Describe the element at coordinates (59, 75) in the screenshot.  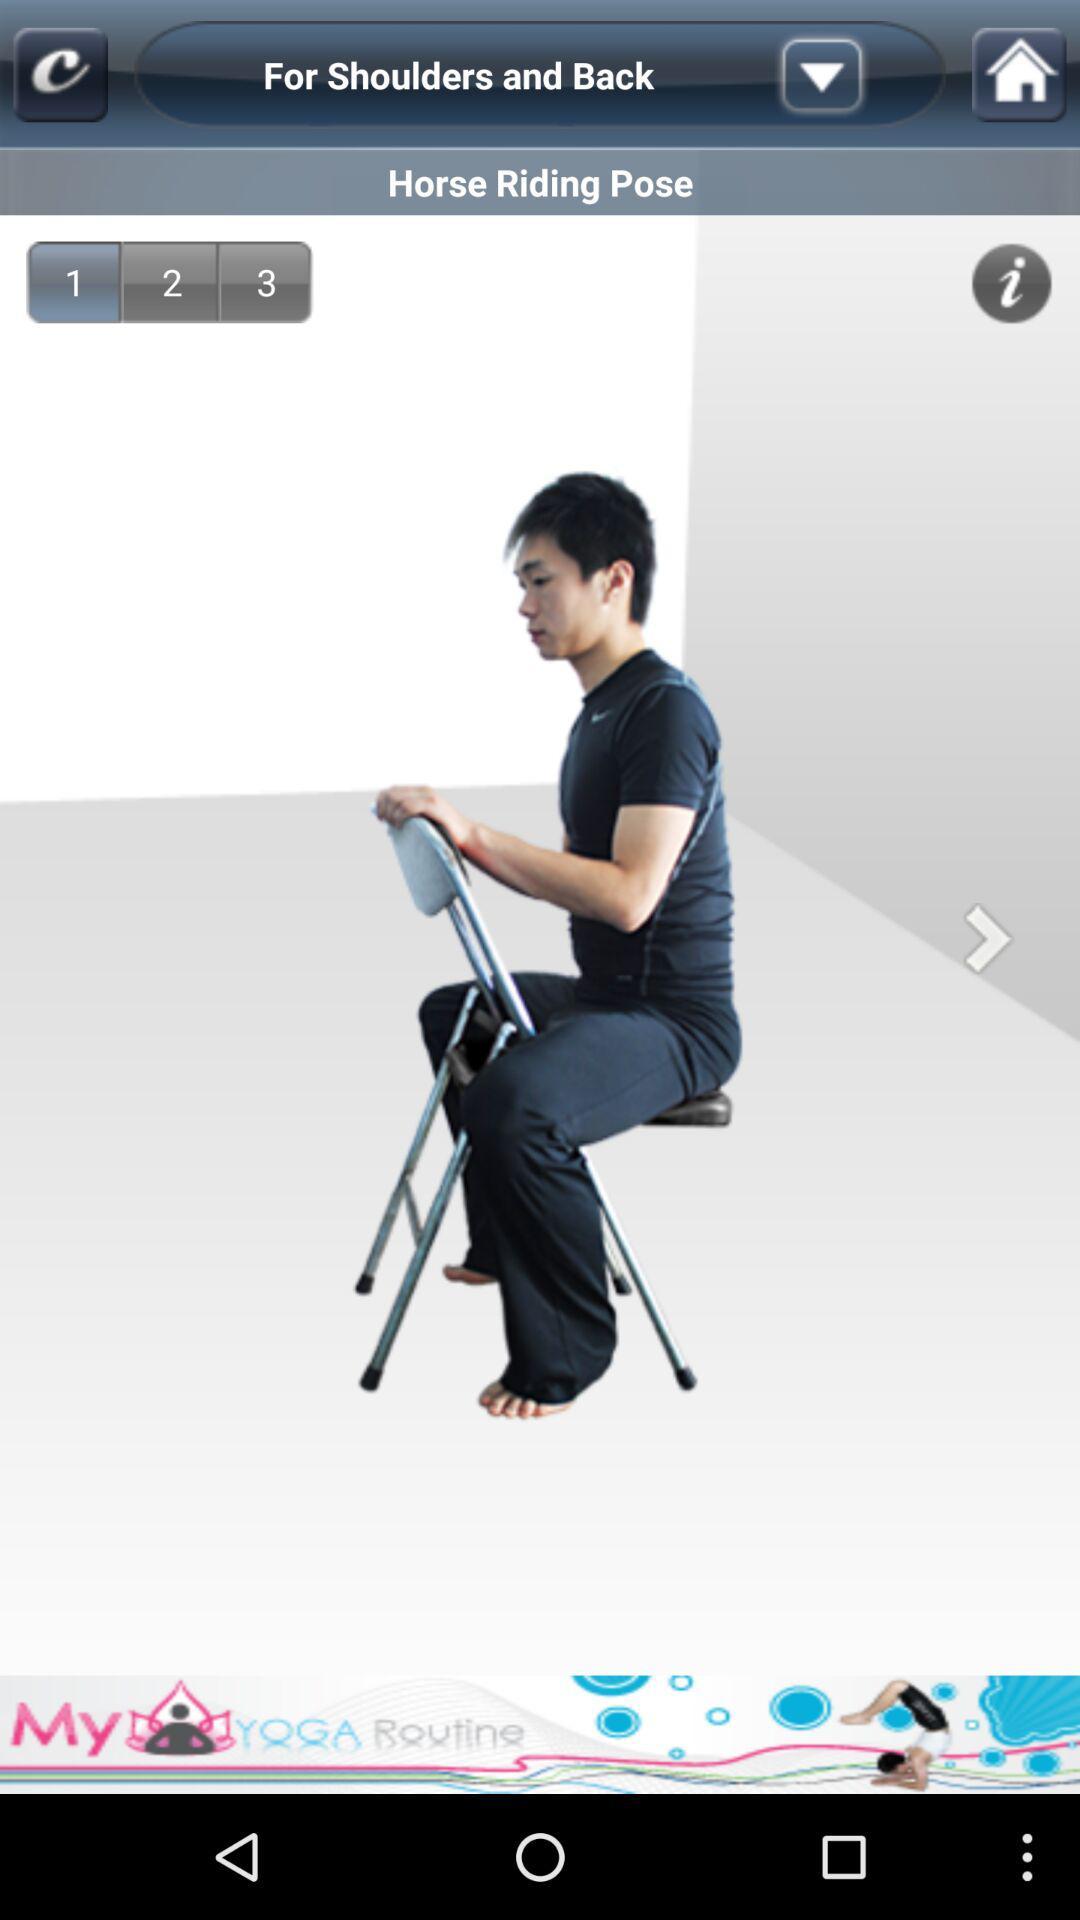
I see `the main page` at that location.